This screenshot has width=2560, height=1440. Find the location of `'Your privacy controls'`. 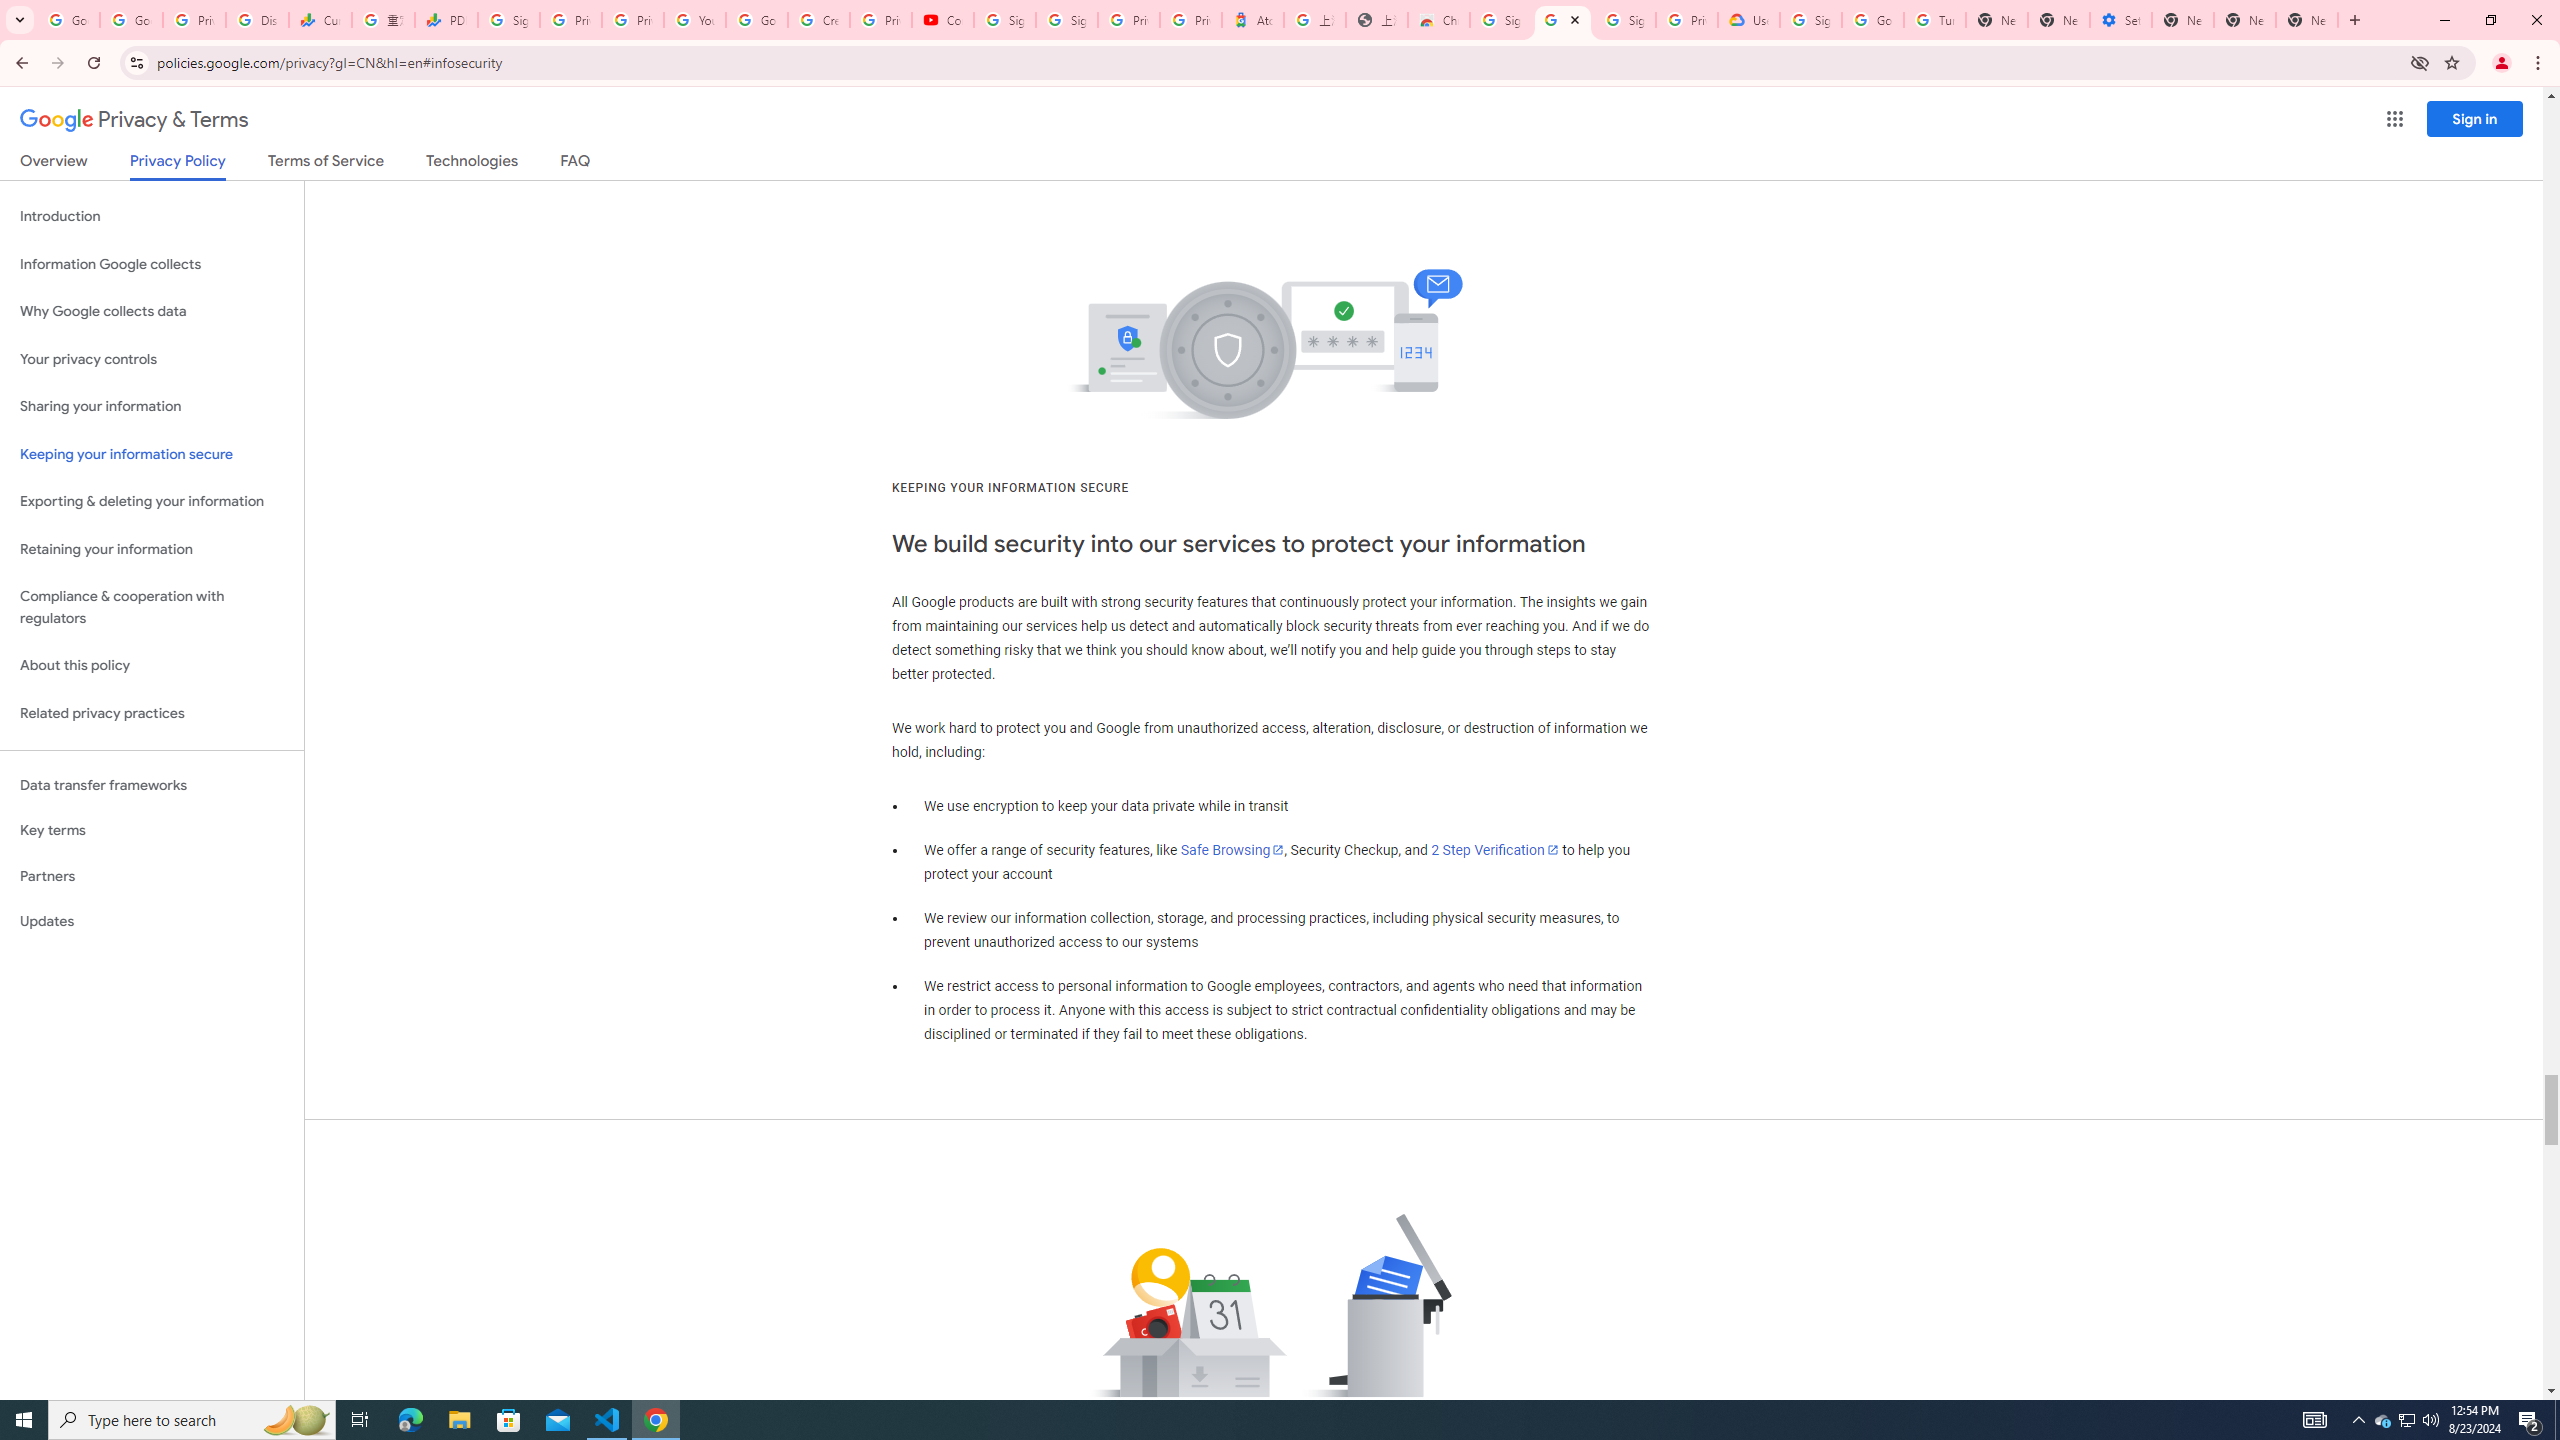

'Your privacy controls' is located at coordinates (151, 360).